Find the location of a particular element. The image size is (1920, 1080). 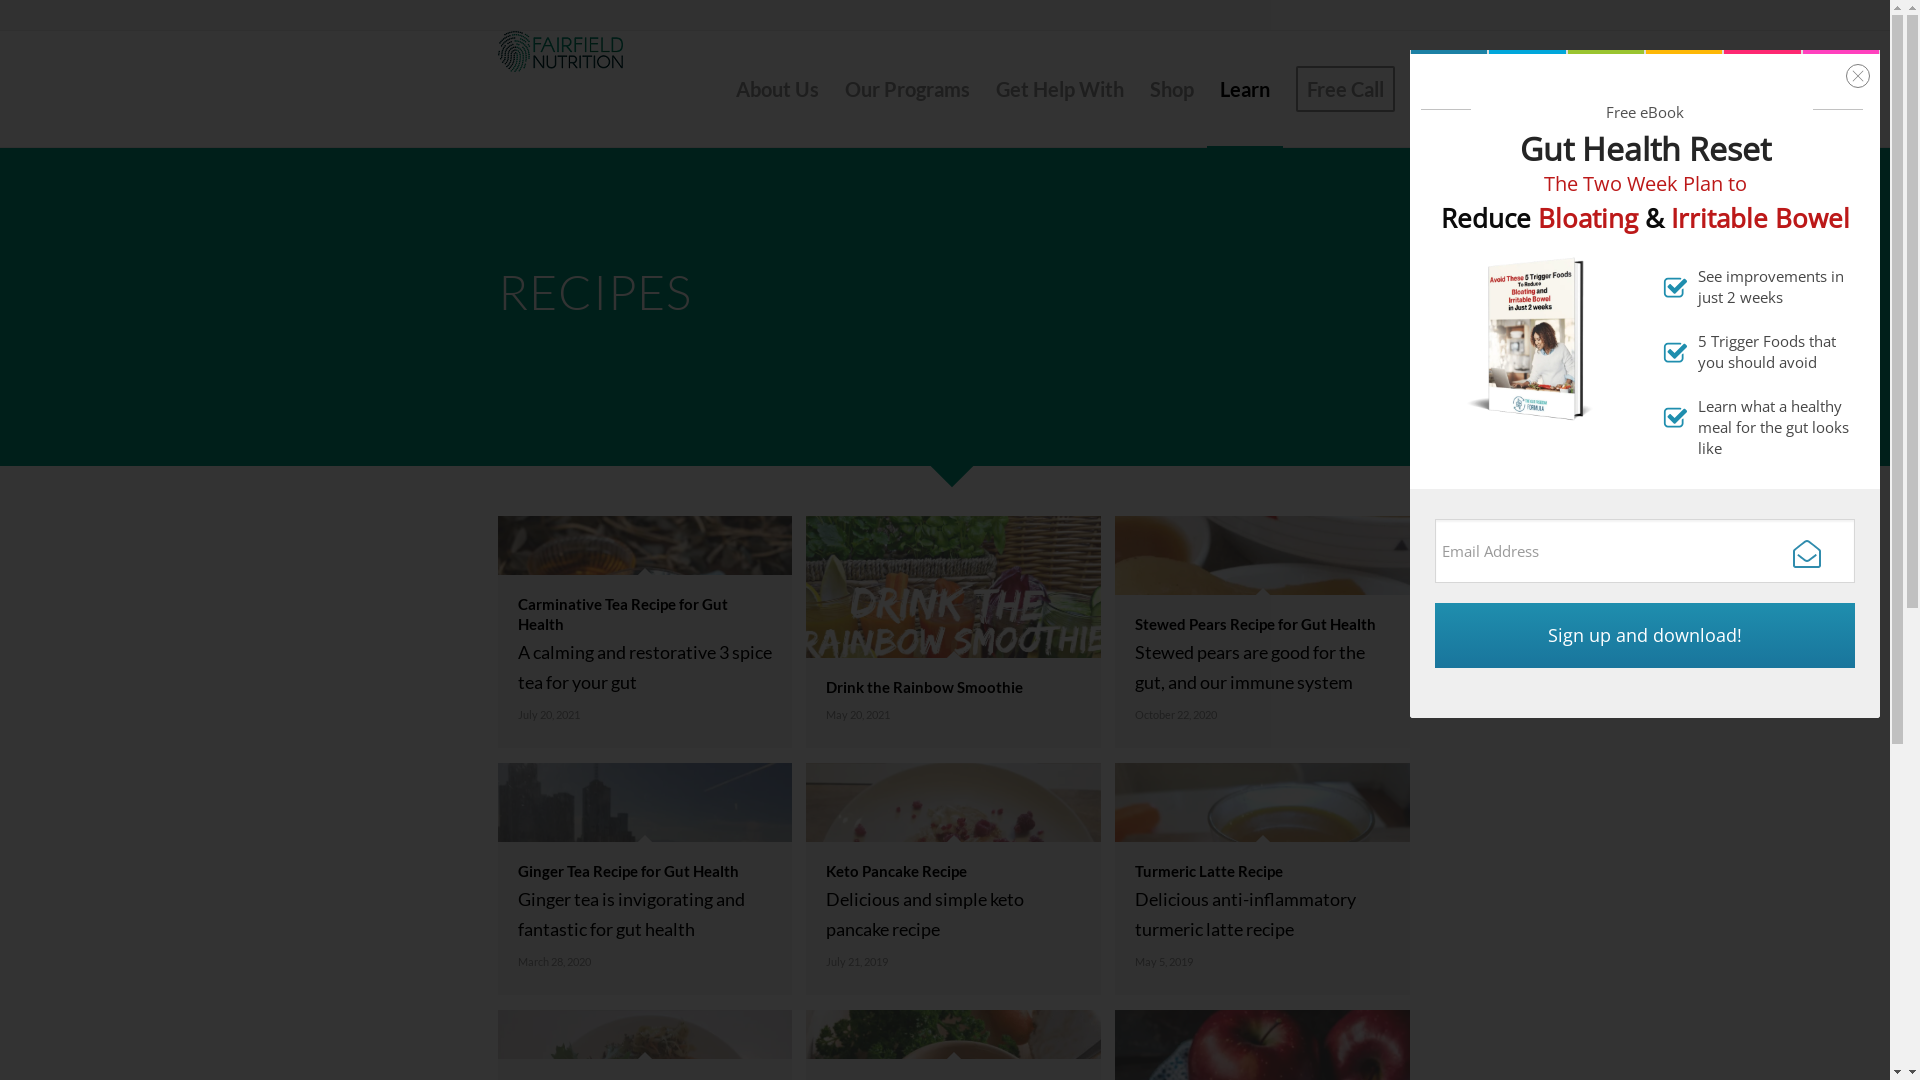

'Learn' is located at coordinates (1242, 87).